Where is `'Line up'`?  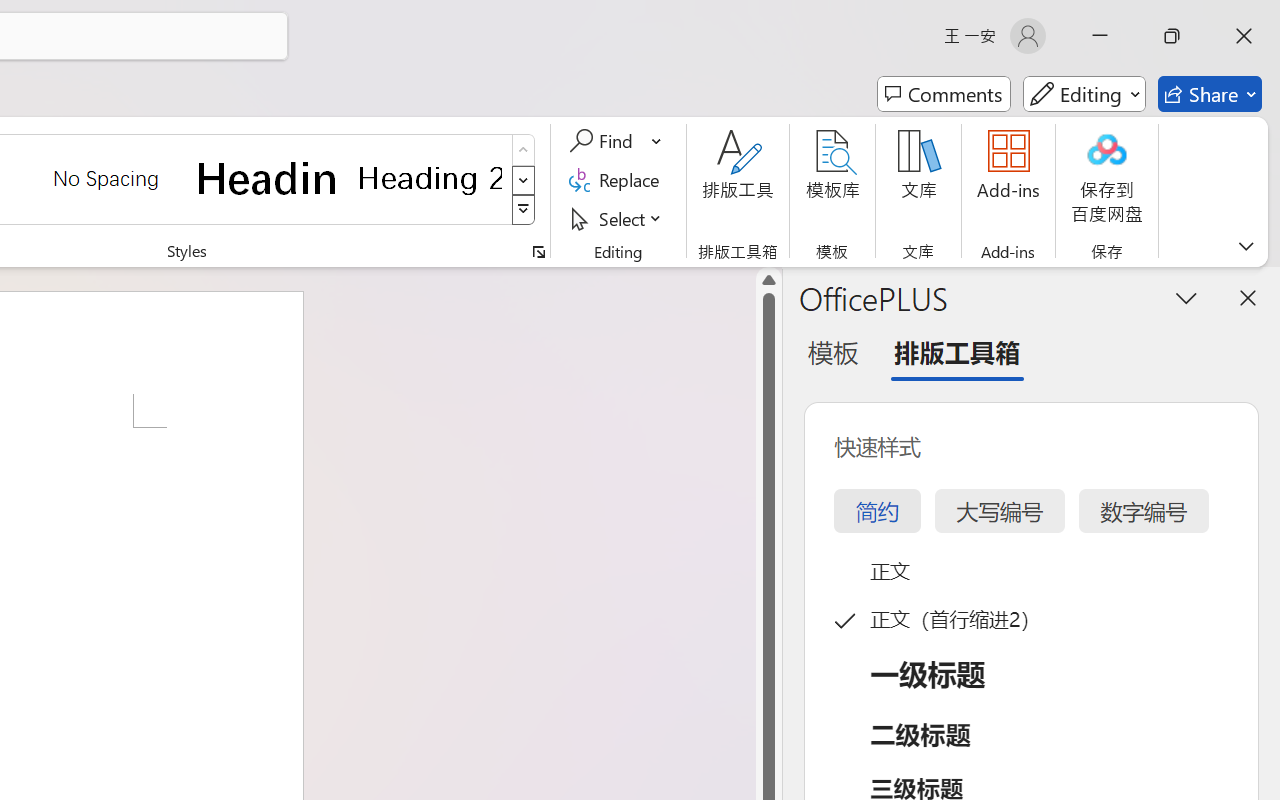
'Line up' is located at coordinates (768, 280).